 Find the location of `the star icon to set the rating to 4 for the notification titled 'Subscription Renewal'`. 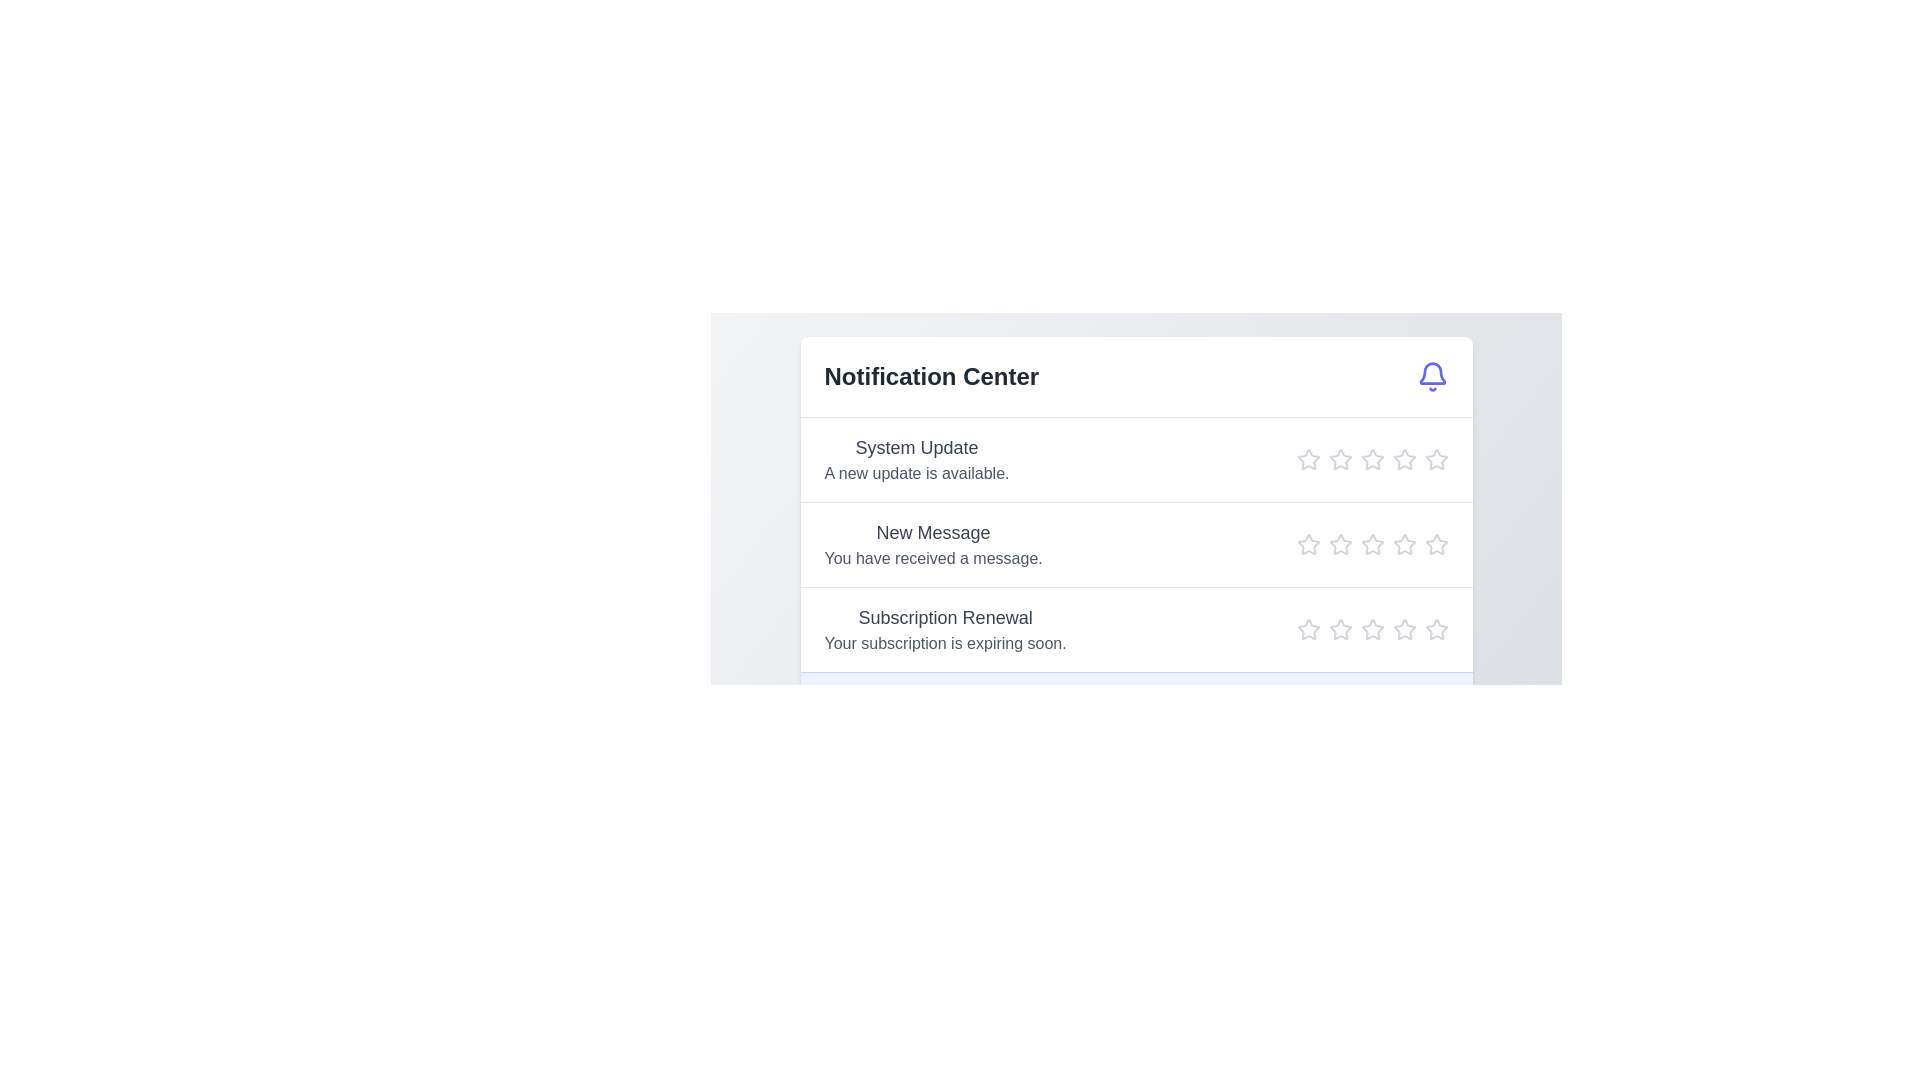

the star icon to set the rating to 4 for the notification titled 'Subscription Renewal' is located at coordinates (1403, 628).